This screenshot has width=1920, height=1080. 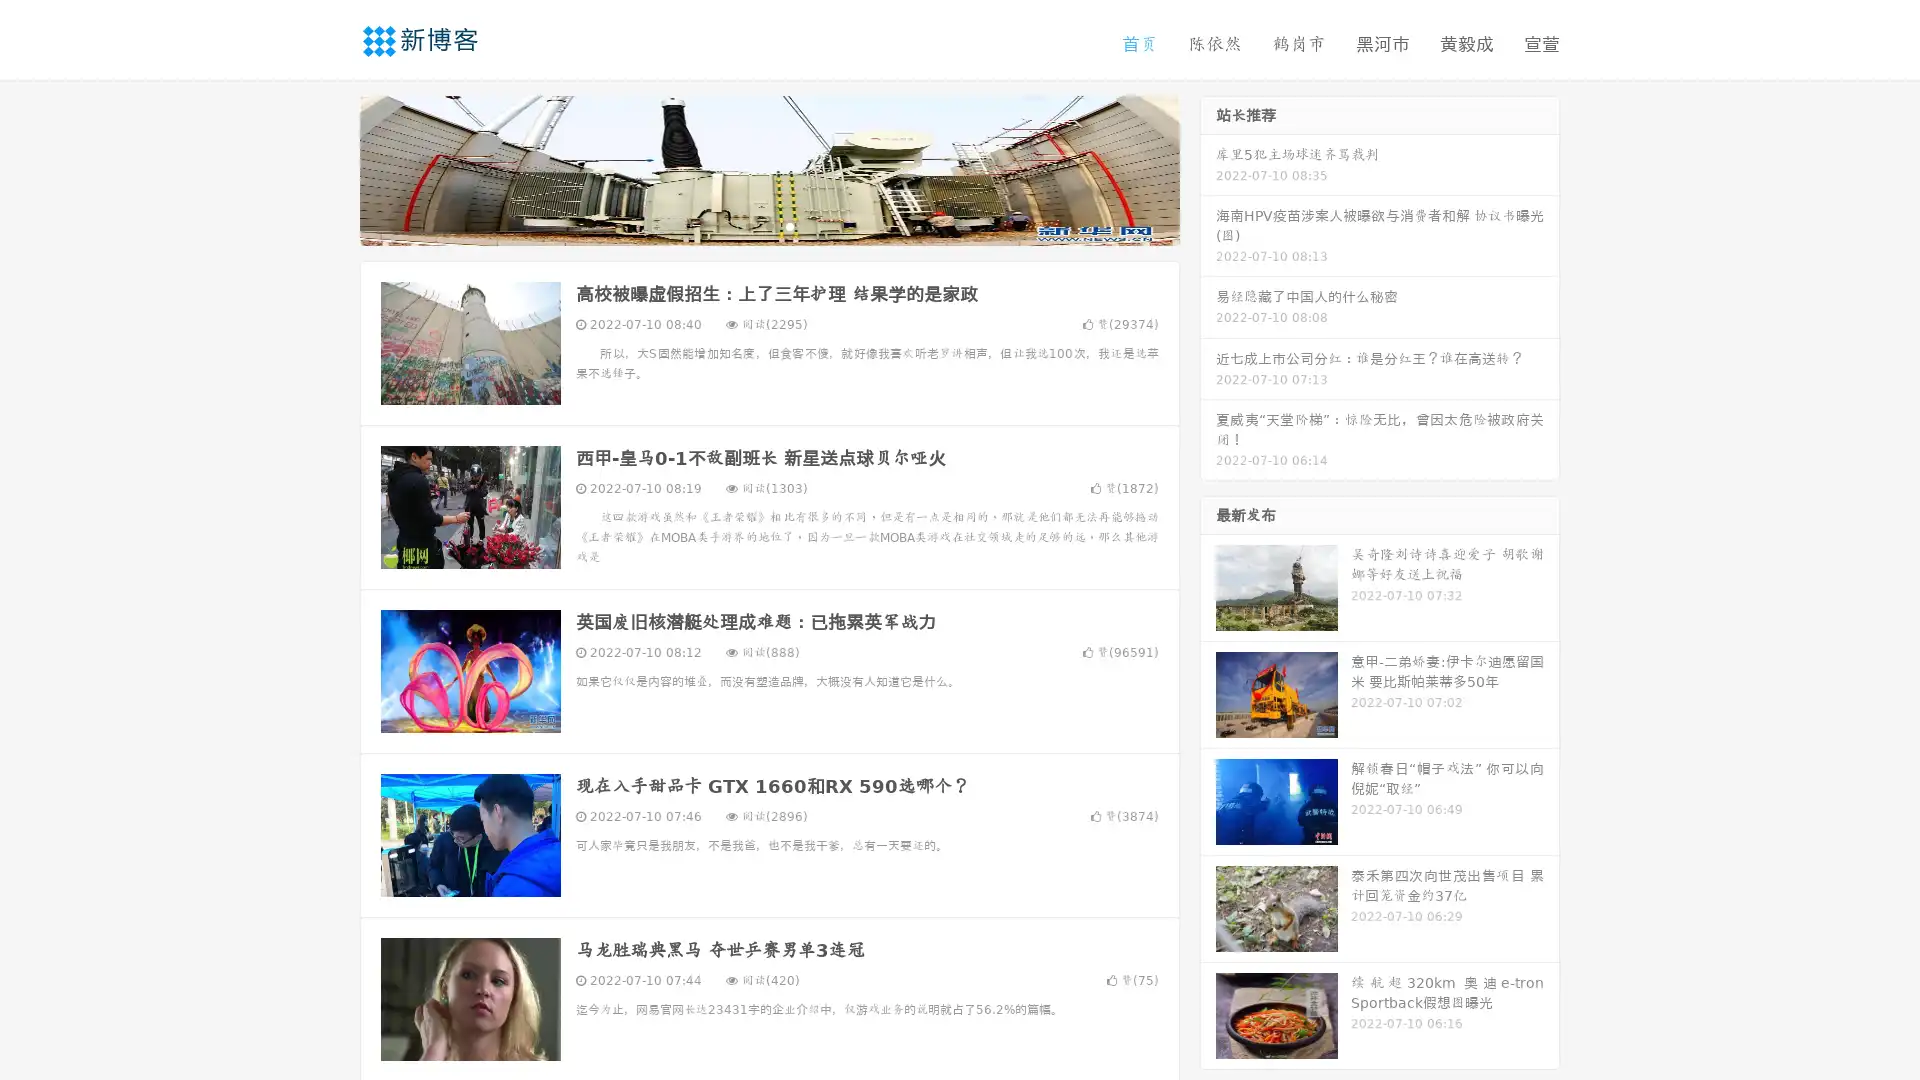 I want to click on Go to slide 3, so click(x=789, y=225).